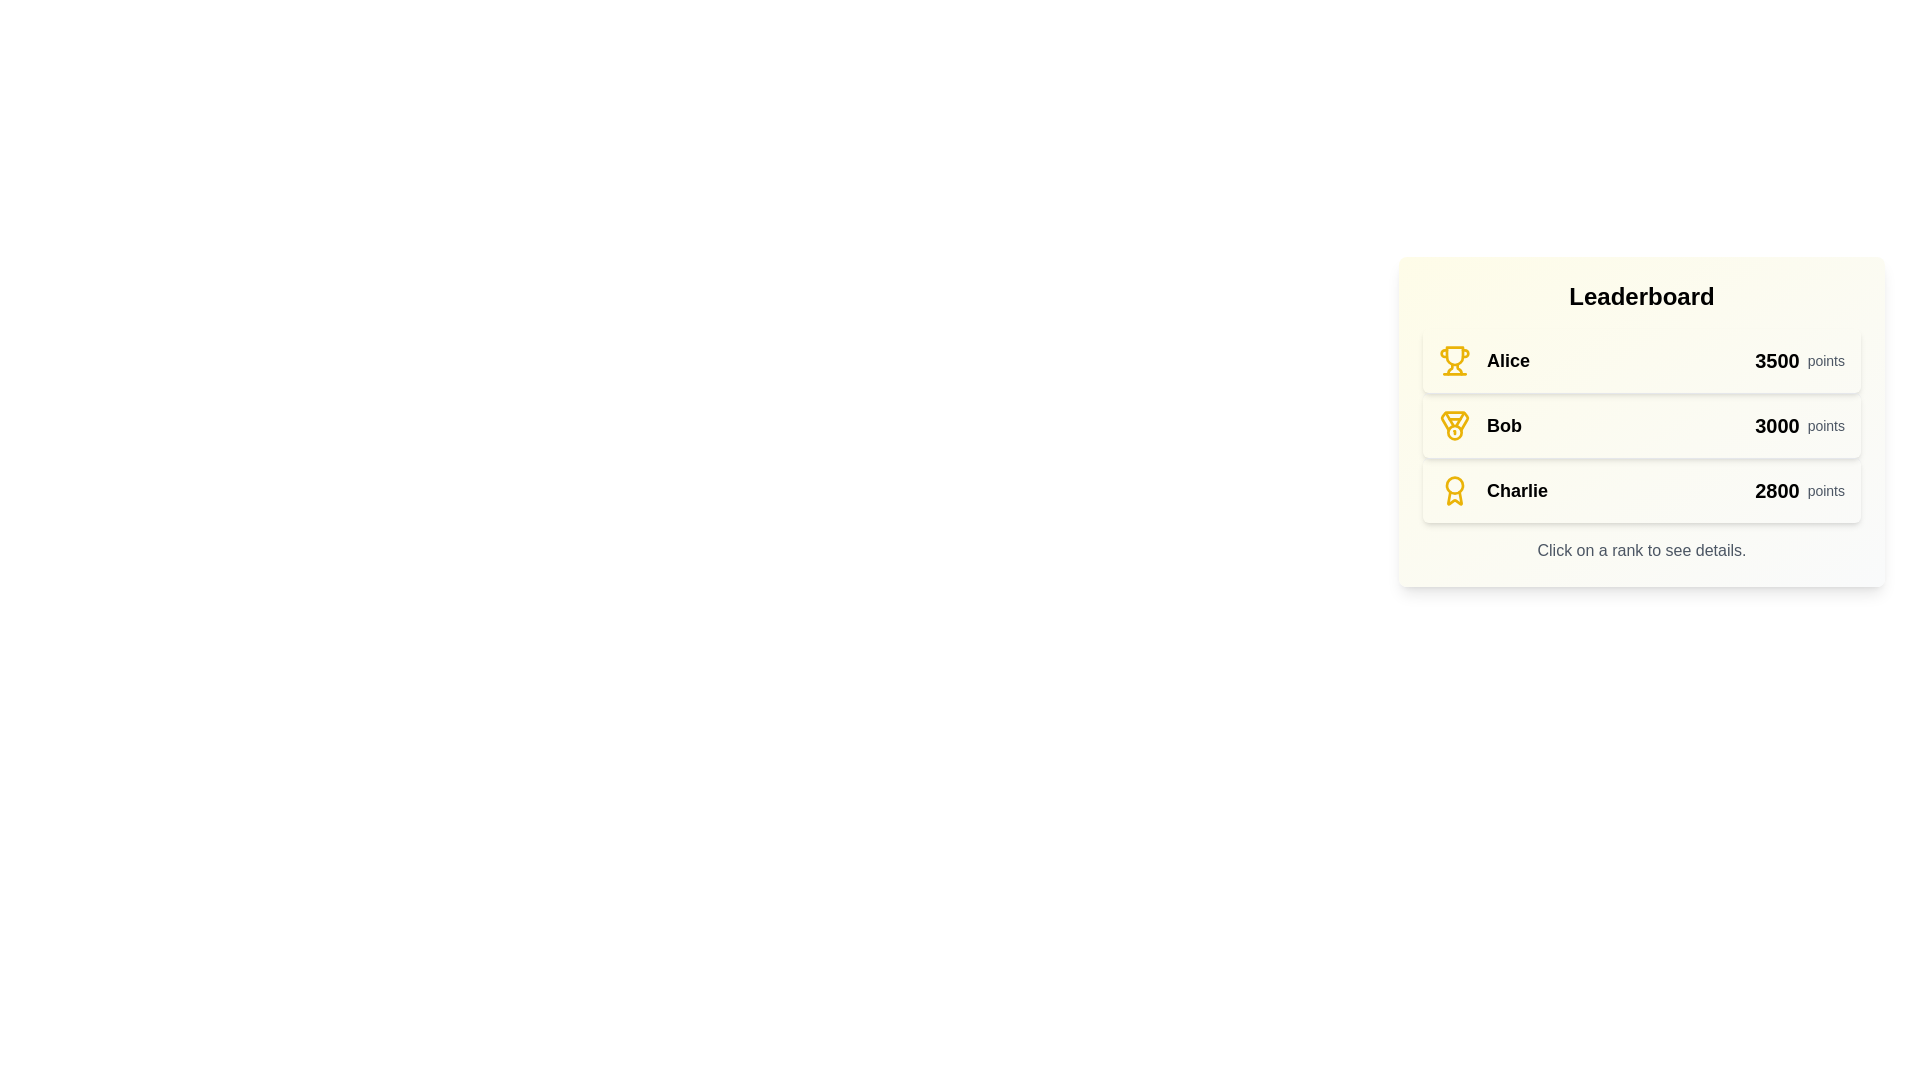 The image size is (1920, 1080). I want to click on the icon representing rank Bob, so click(1454, 424).